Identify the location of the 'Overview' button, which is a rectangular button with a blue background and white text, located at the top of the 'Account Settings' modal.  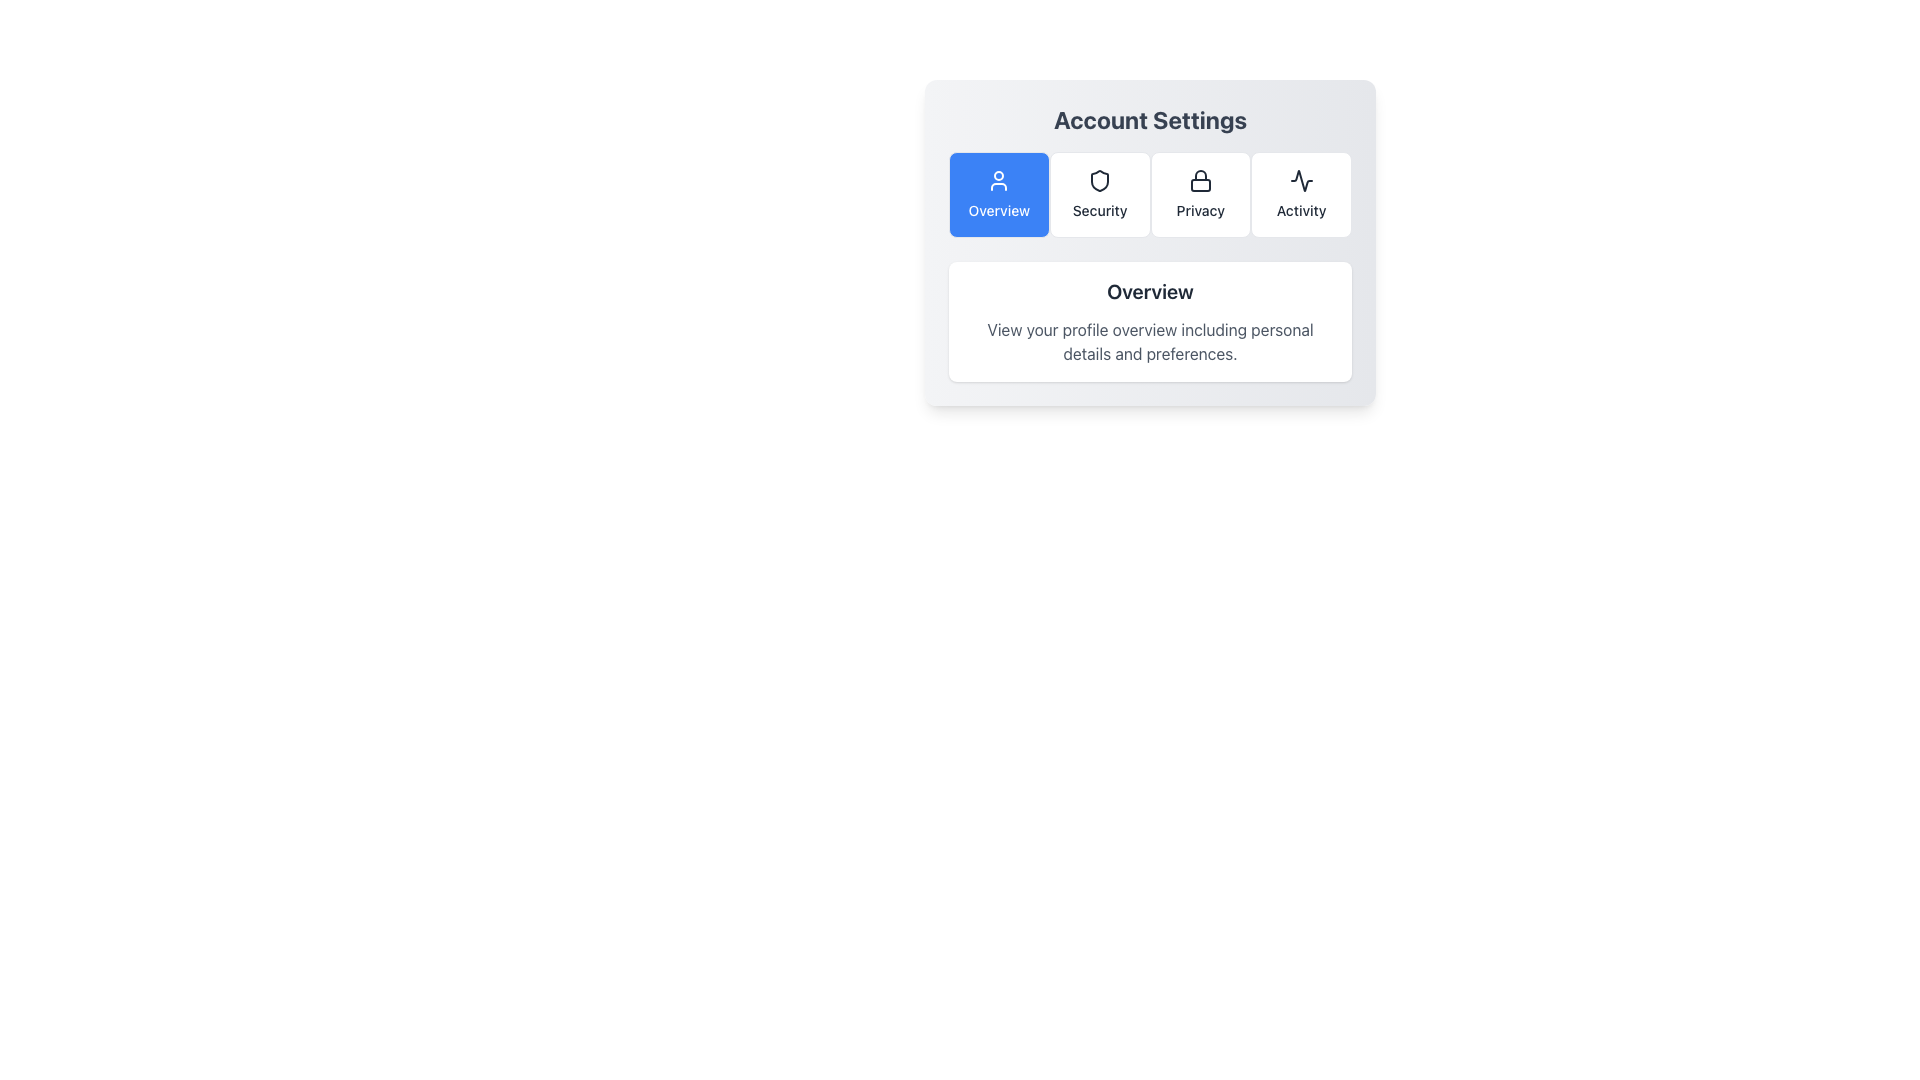
(999, 195).